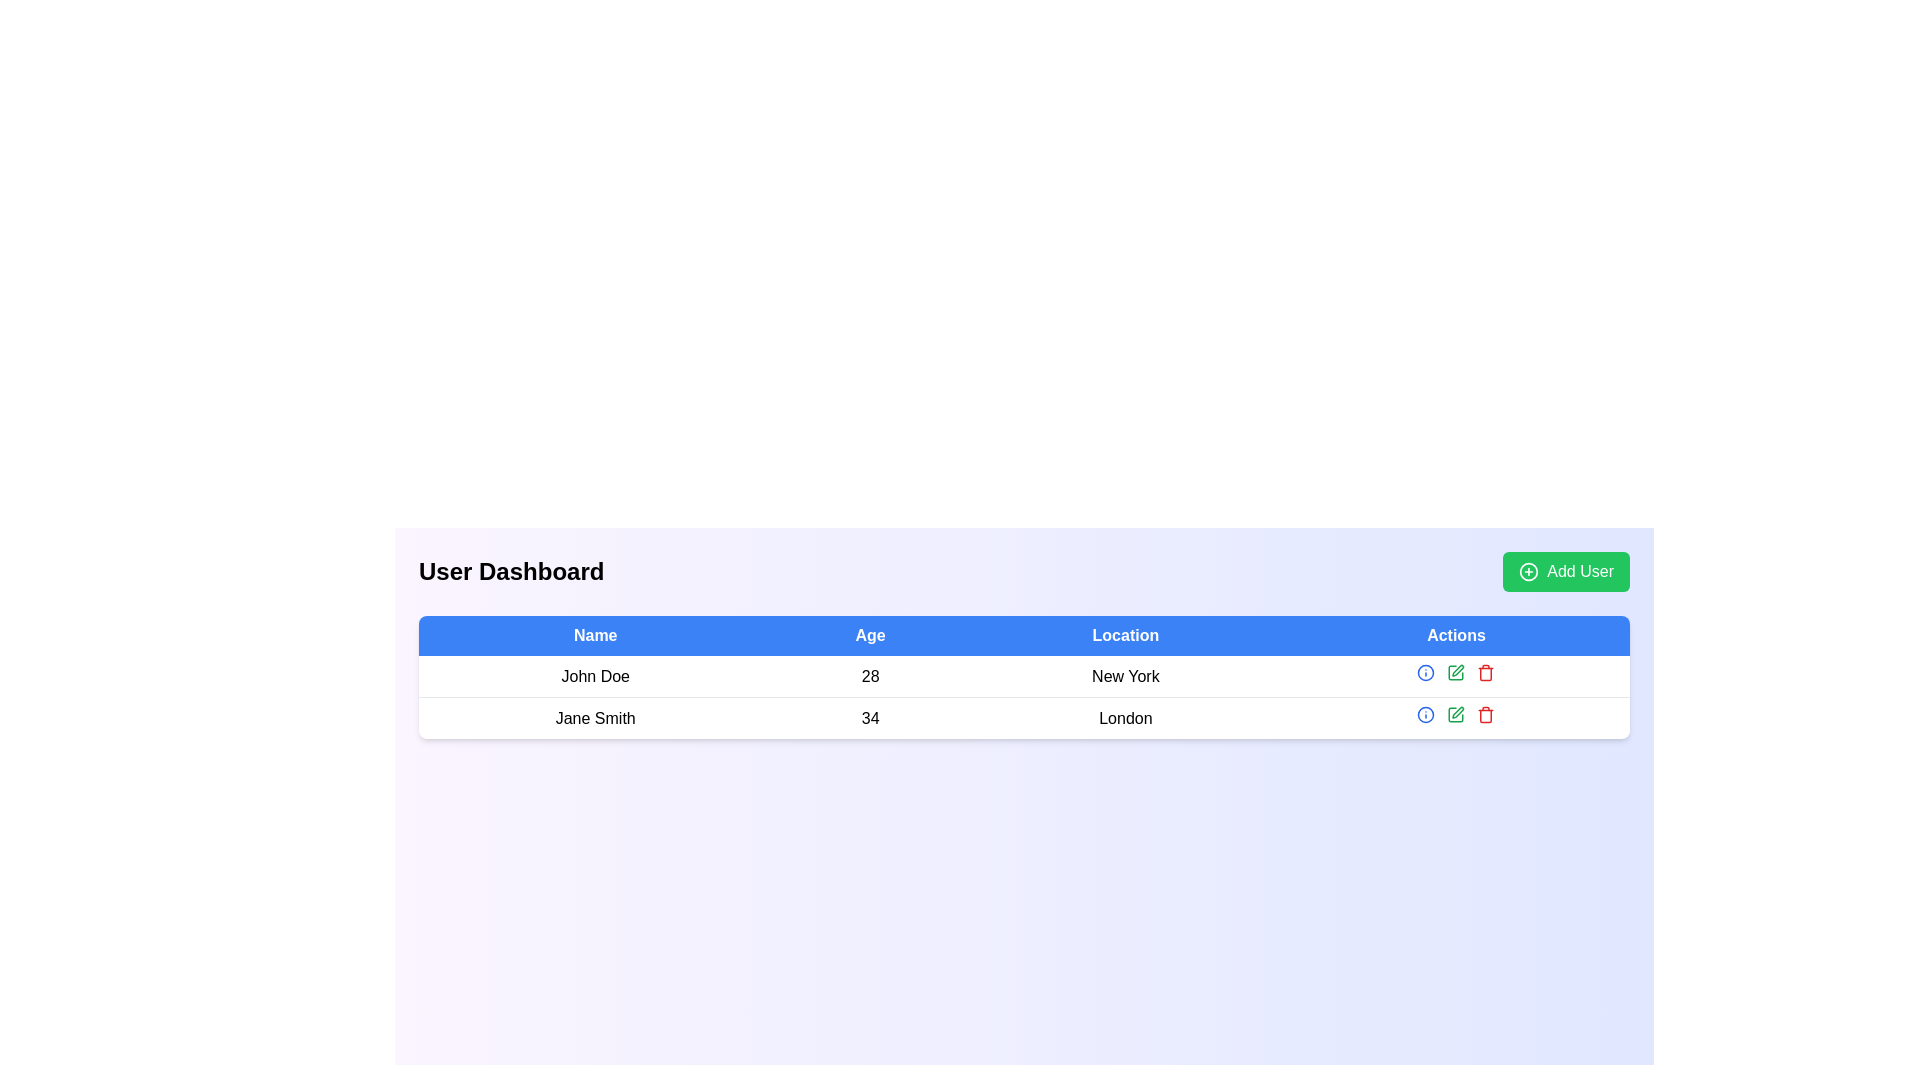 This screenshot has height=1080, width=1920. Describe the element at coordinates (1486, 713) in the screenshot. I see `the red trash icon` at that location.